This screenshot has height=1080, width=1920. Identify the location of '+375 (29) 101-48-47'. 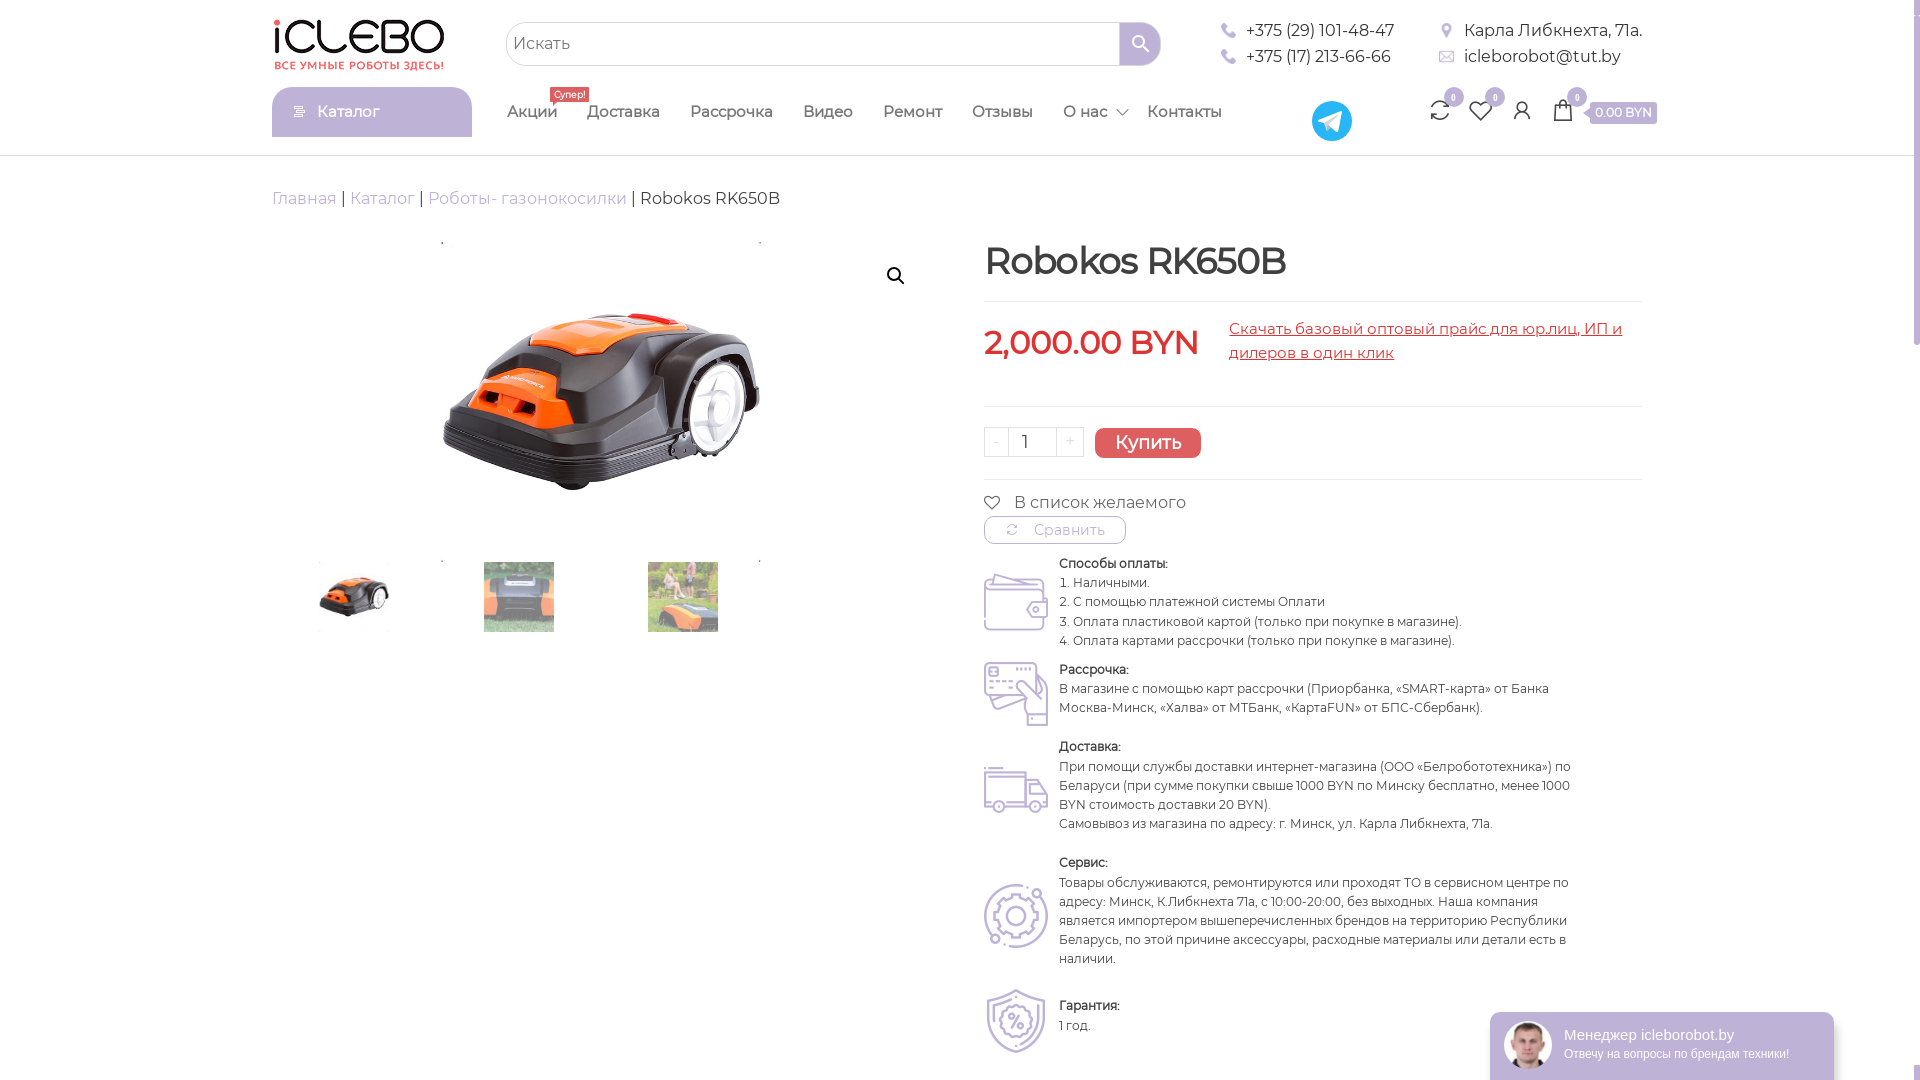
(1320, 30).